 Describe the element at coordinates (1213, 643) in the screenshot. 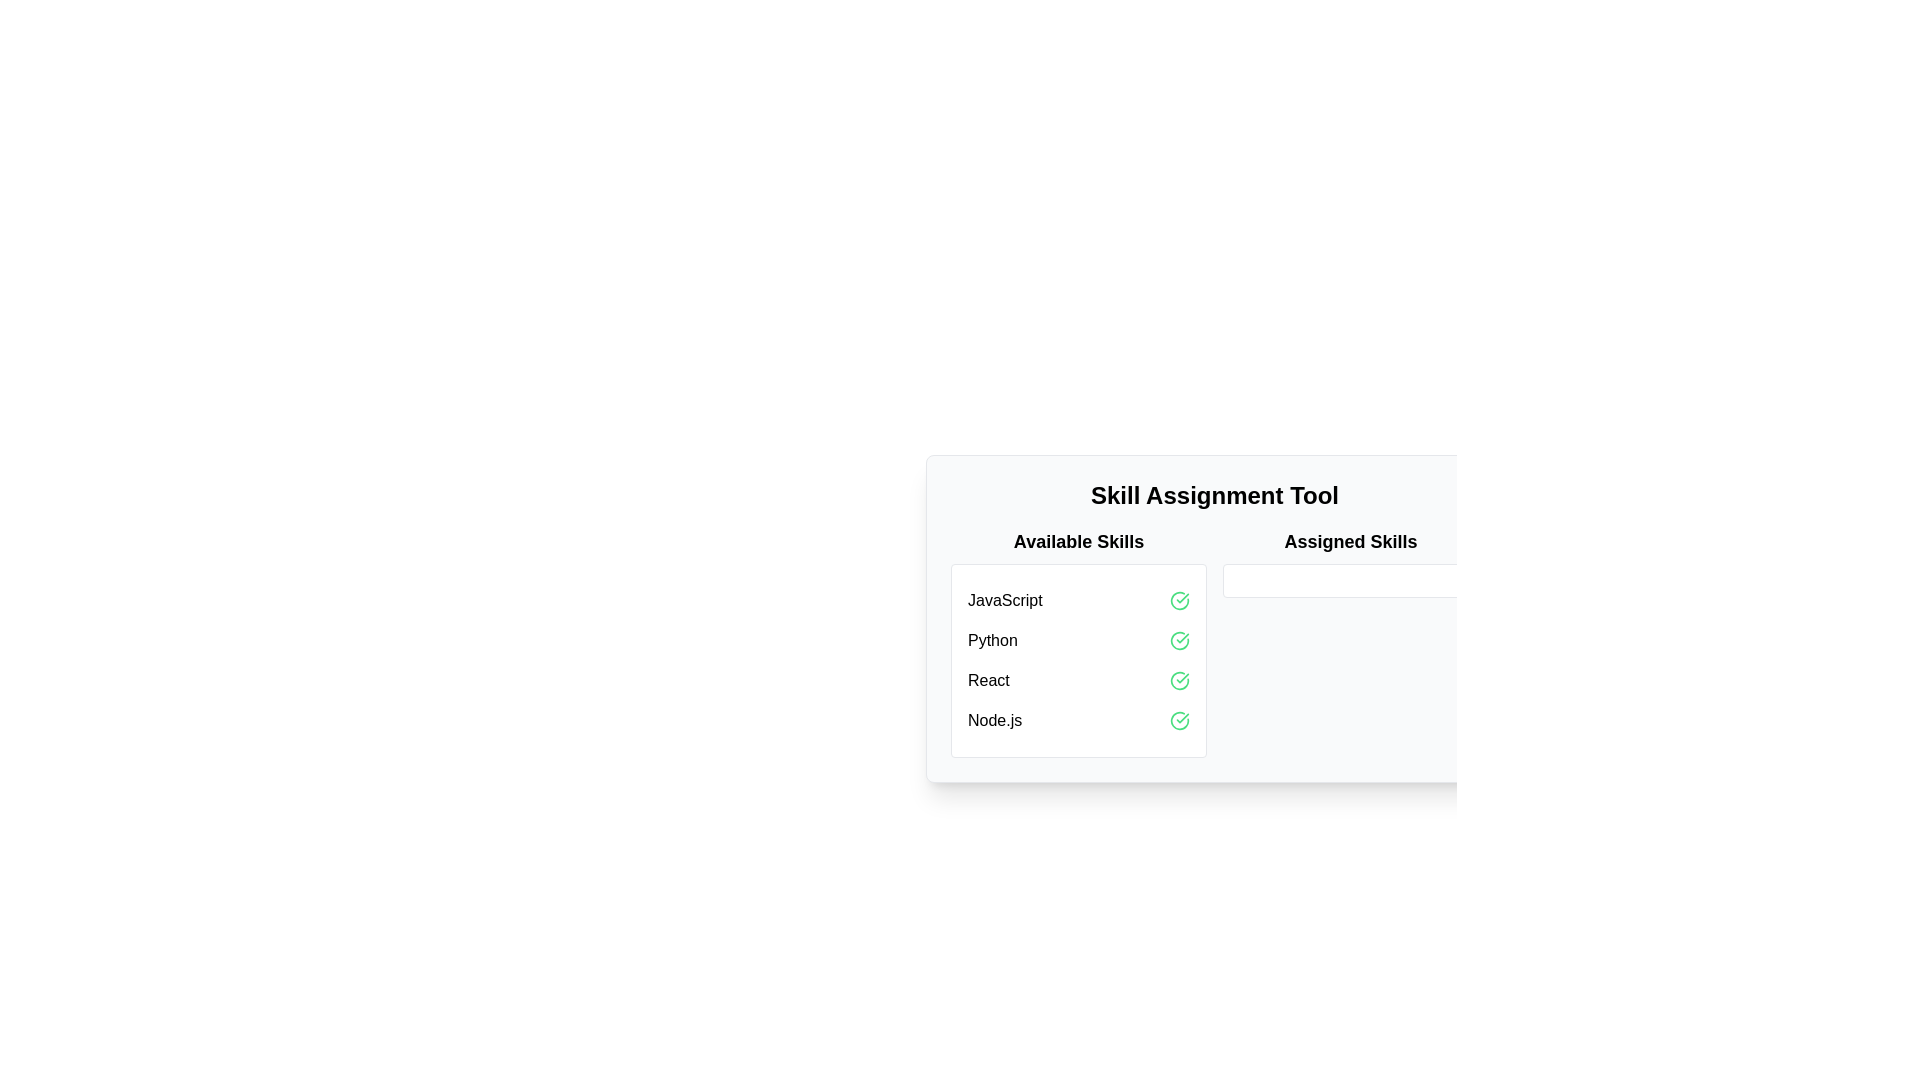

I see `the skill management interface titled 'Skill Assignment Tool'` at that location.